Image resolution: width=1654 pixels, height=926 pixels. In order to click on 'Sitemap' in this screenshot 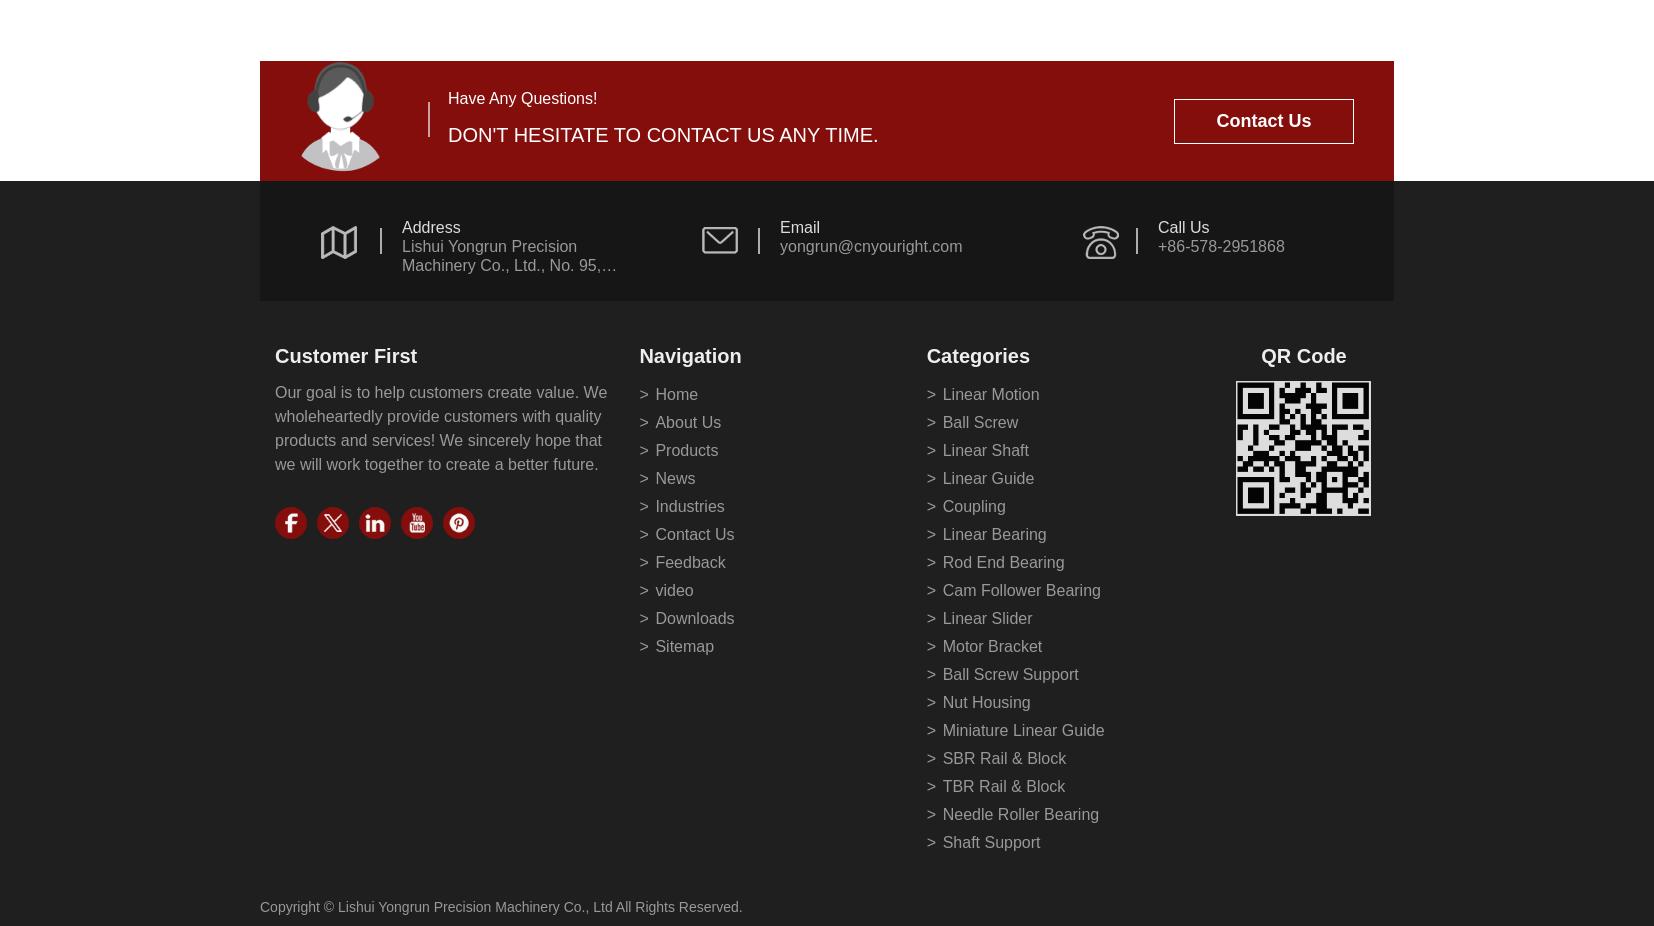, I will do `click(684, 645)`.